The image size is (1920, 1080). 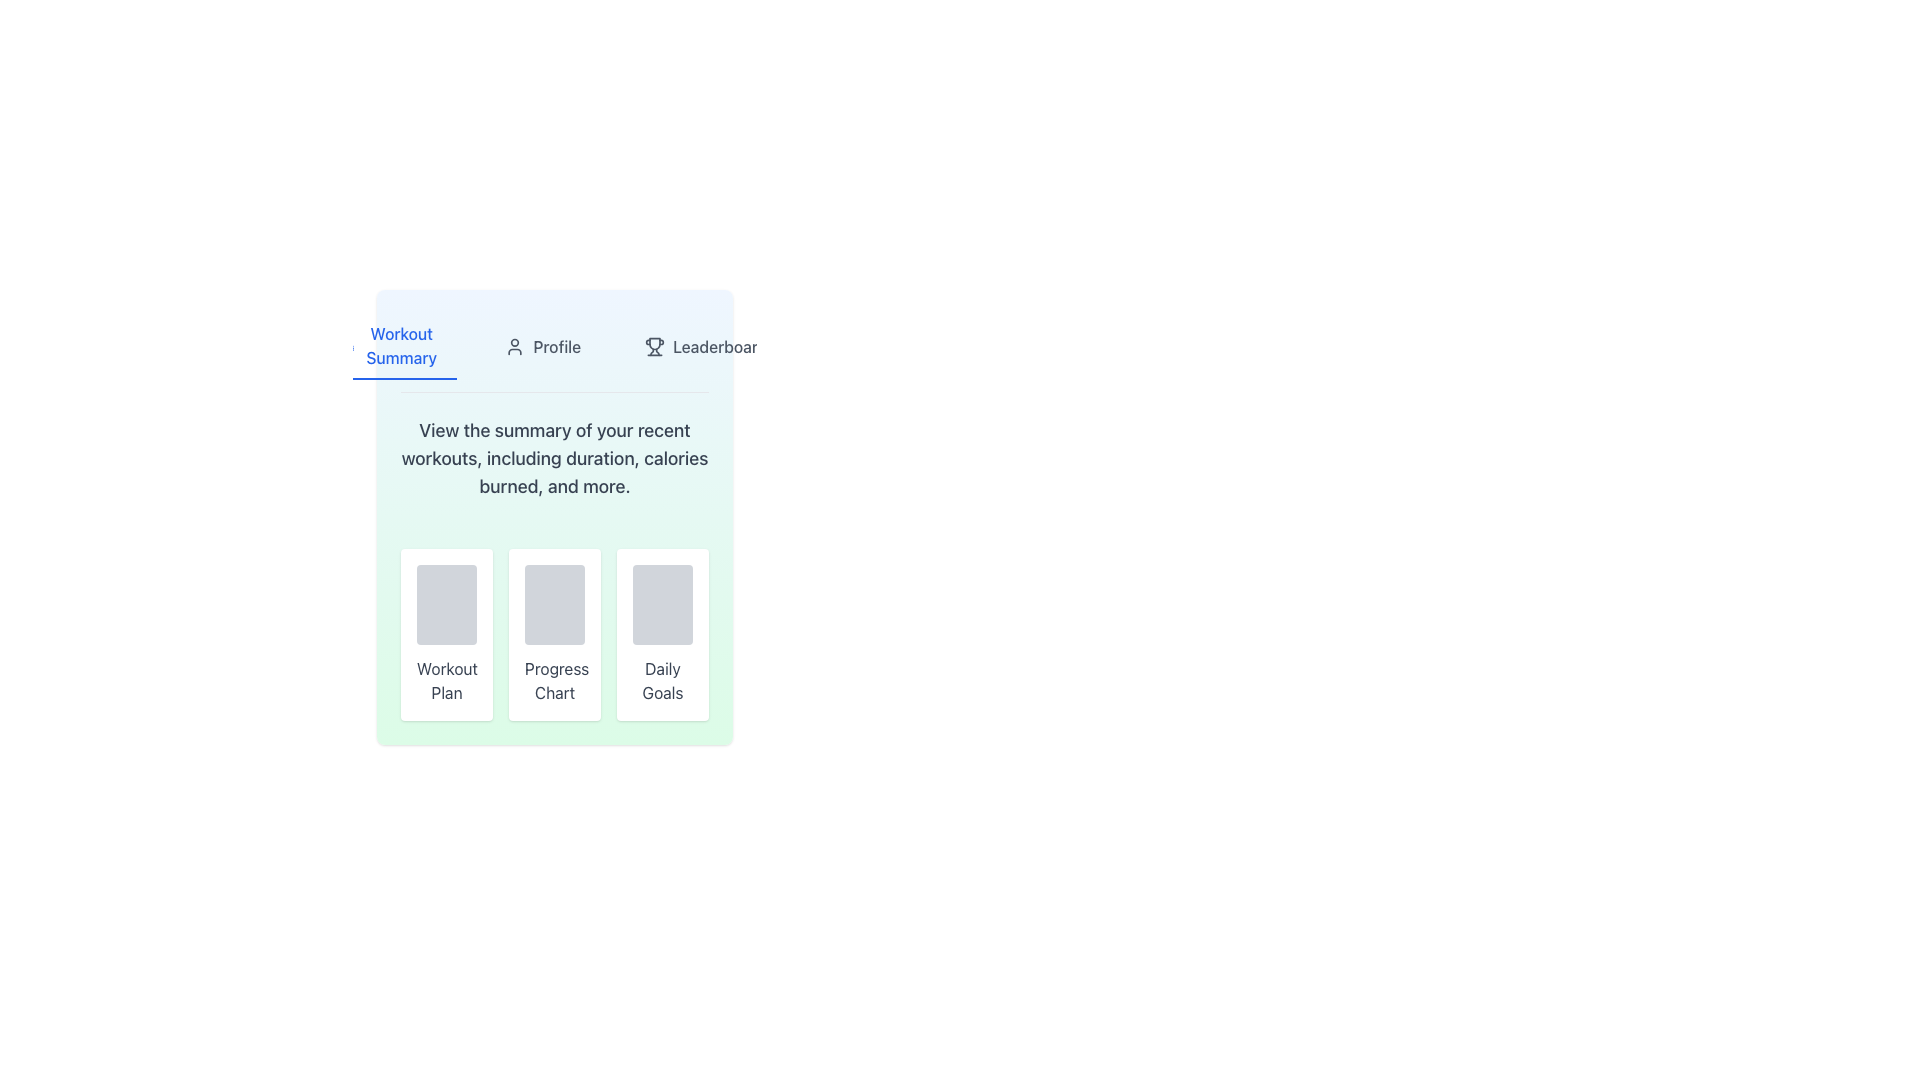 What do you see at coordinates (400, 345) in the screenshot?
I see `the 'Workout Summary' navigation header` at bounding box center [400, 345].